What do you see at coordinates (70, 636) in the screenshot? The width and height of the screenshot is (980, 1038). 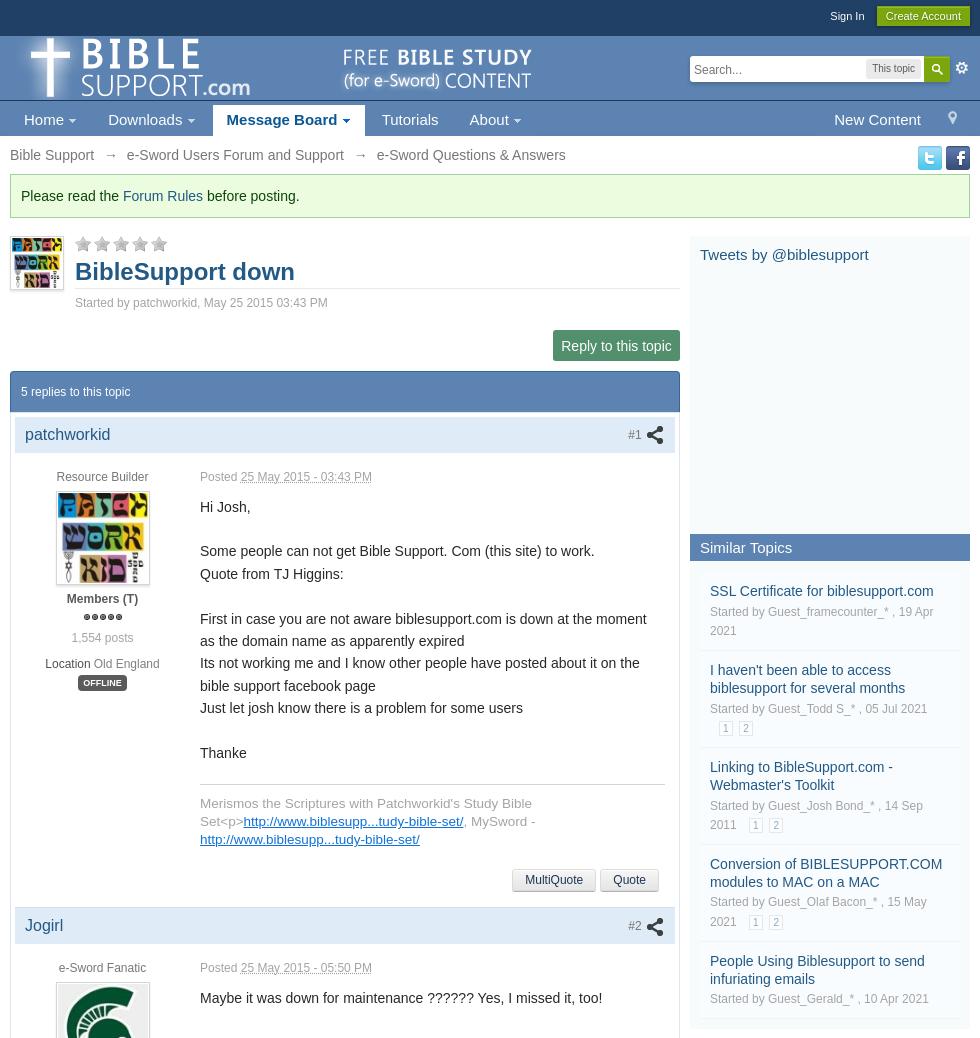 I see `'1,554 posts'` at bounding box center [70, 636].